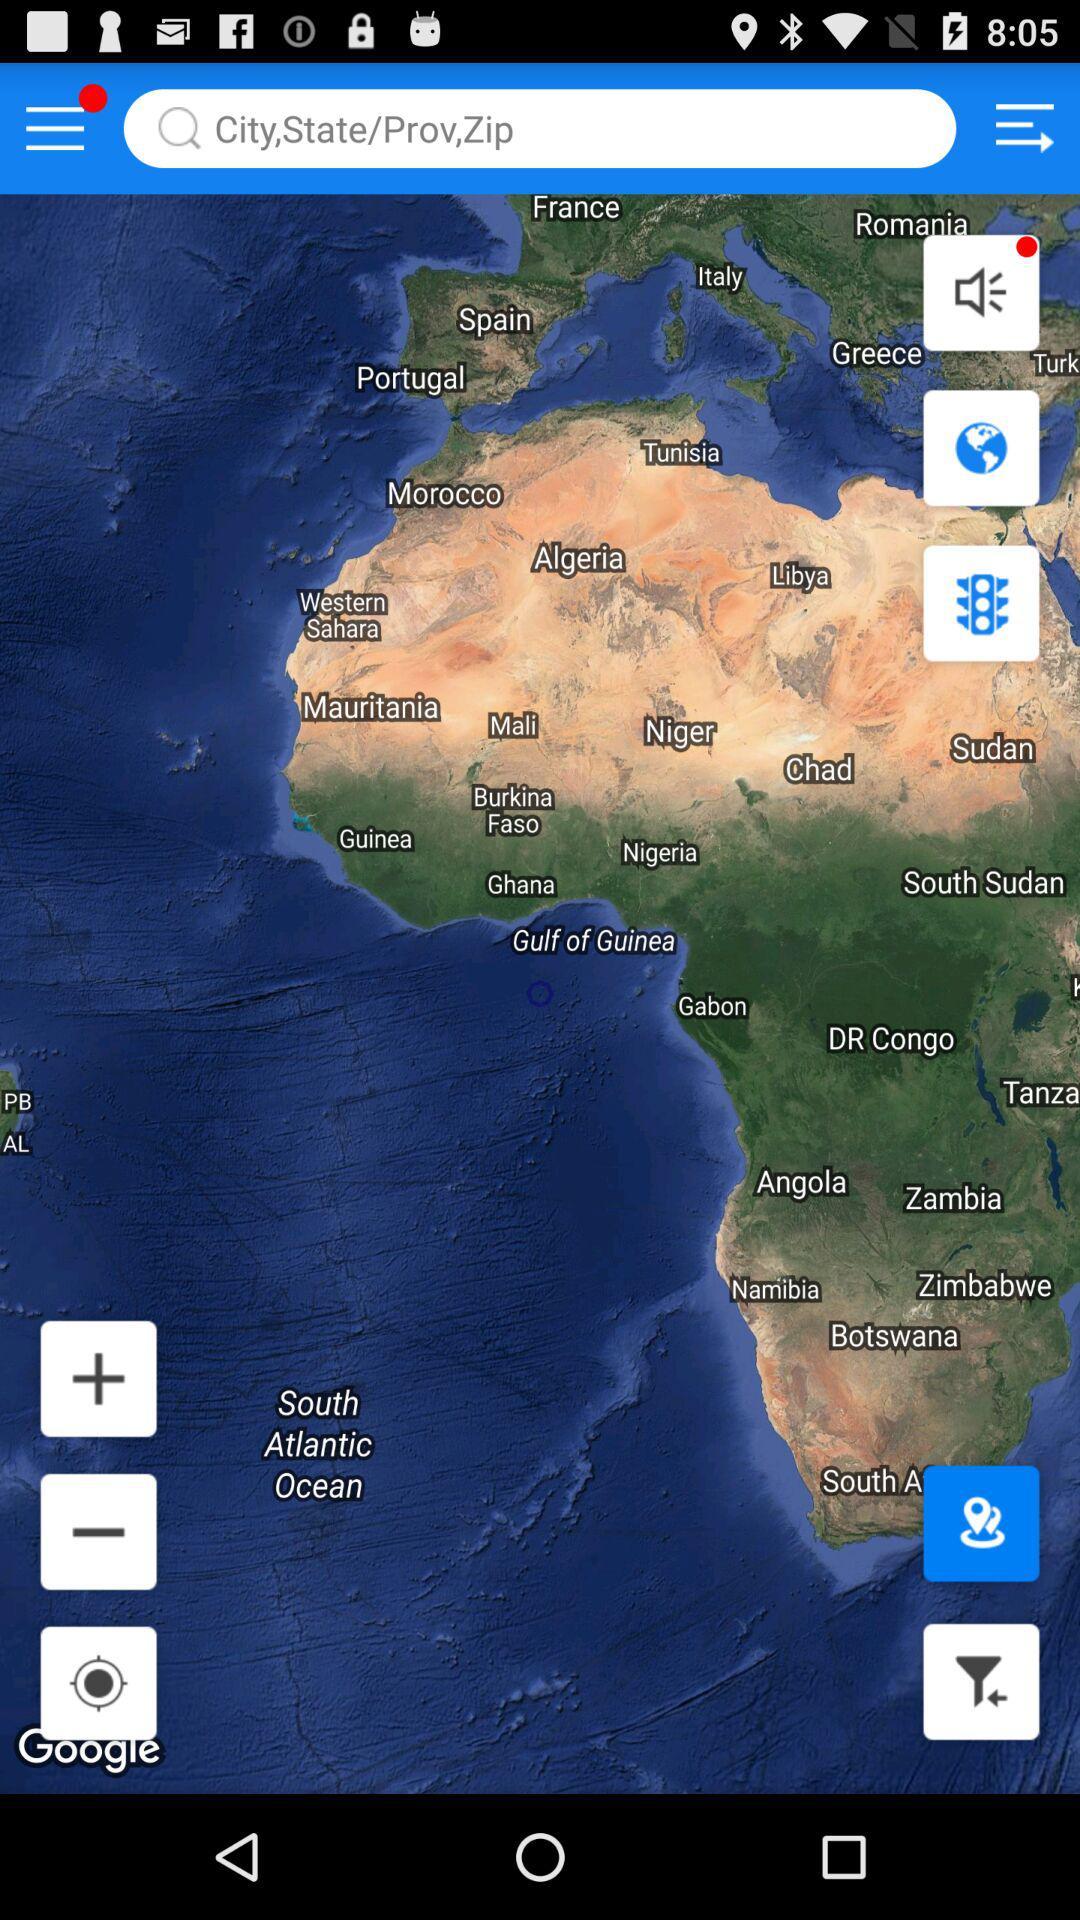  I want to click on zoom, so click(98, 1530).